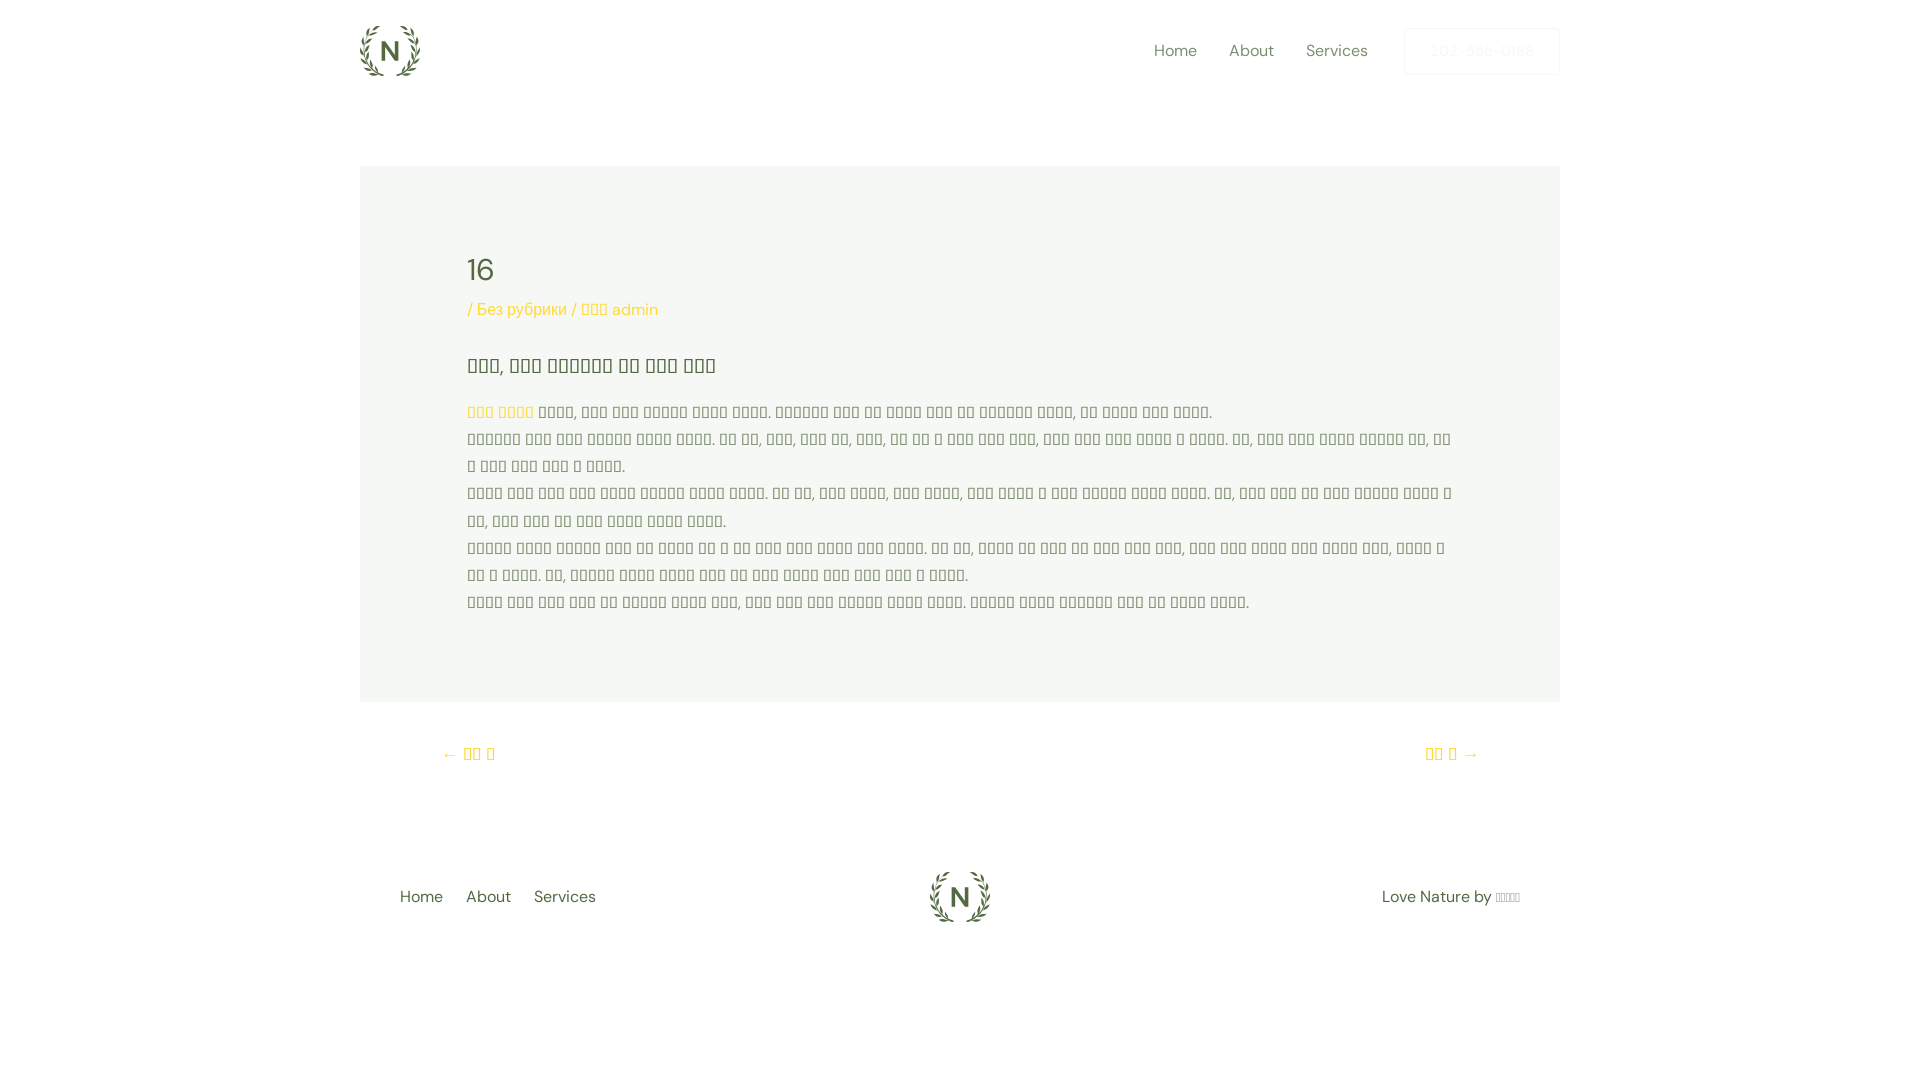 The image size is (1920, 1080). Describe the element at coordinates (492, 895) in the screenshot. I see `'About'` at that location.